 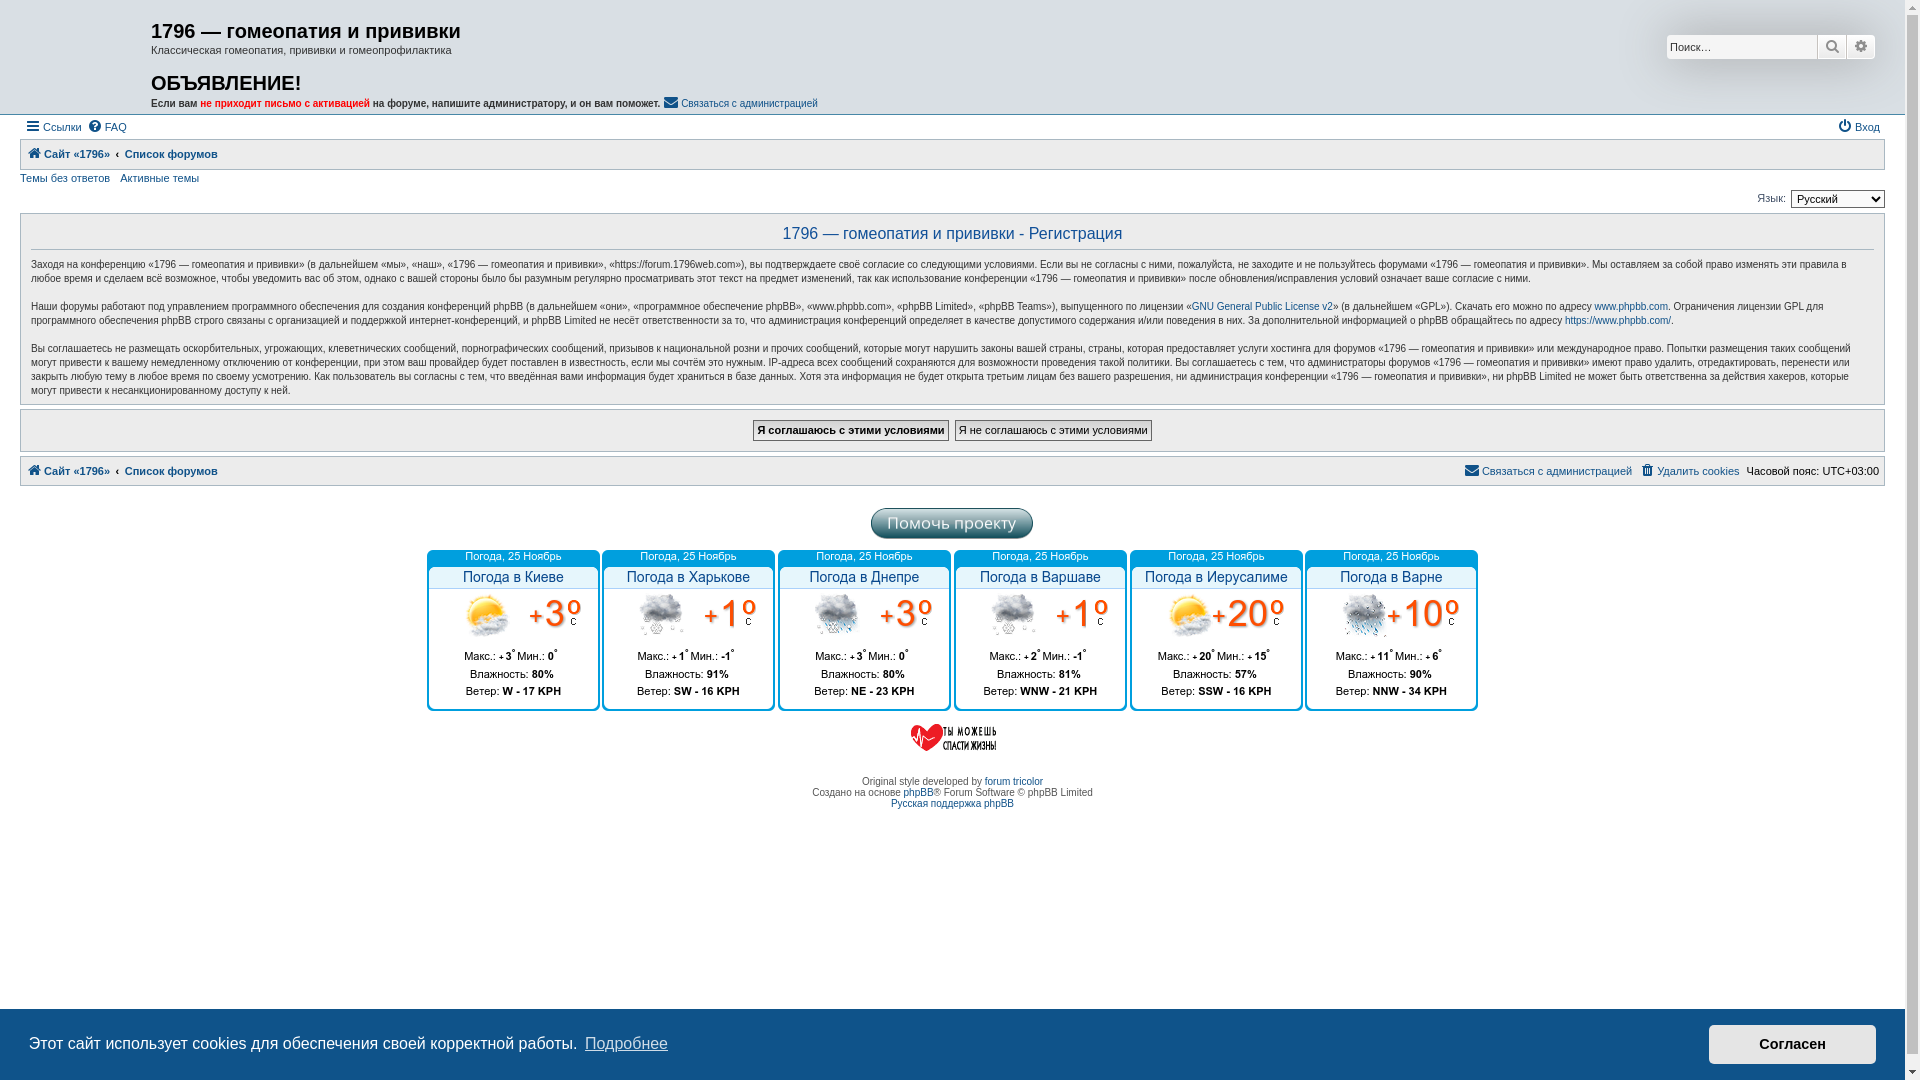 What do you see at coordinates (1617, 319) in the screenshot?
I see `'https://www.phpbb.com/'` at bounding box center [1617, 319].